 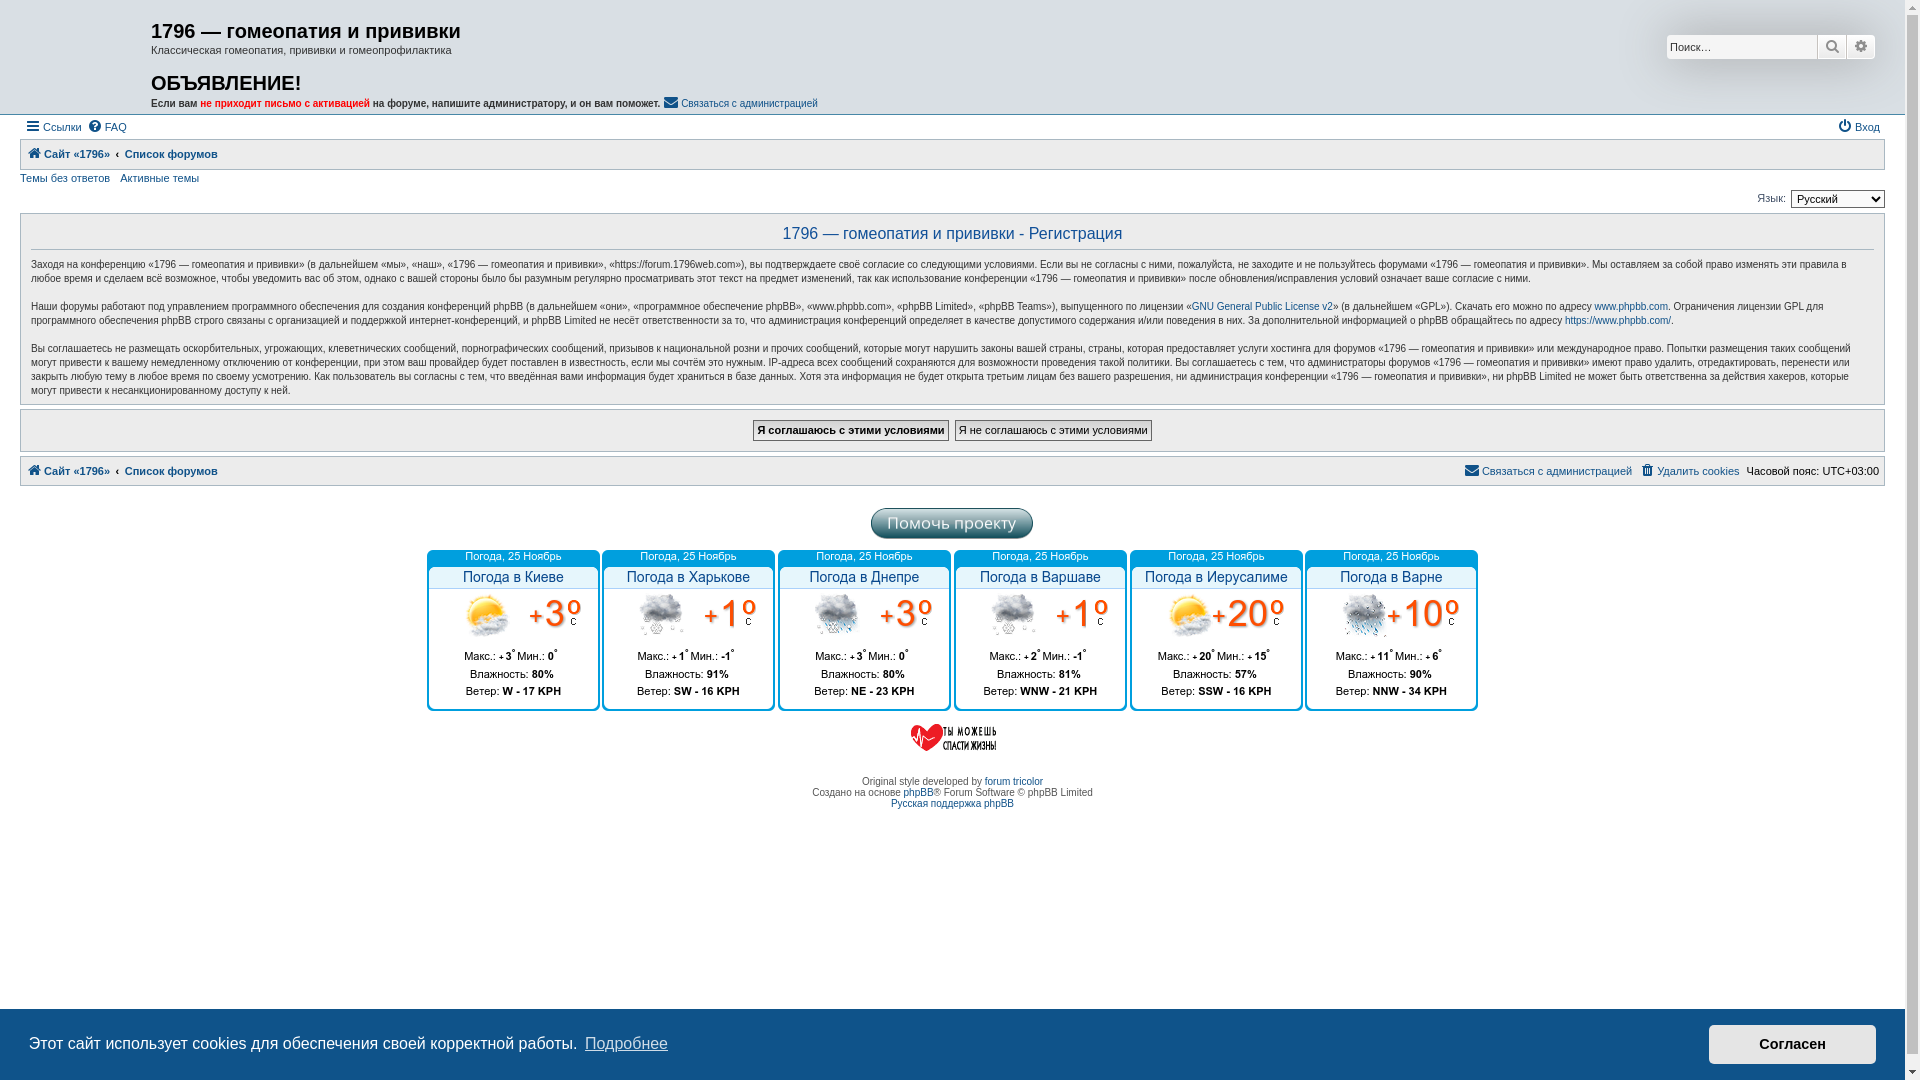 What do you see at coordinates (1617, 319) in the screenshot?
I see `'https://www.phpbb.com/'` at bounding box center [1617, 319].